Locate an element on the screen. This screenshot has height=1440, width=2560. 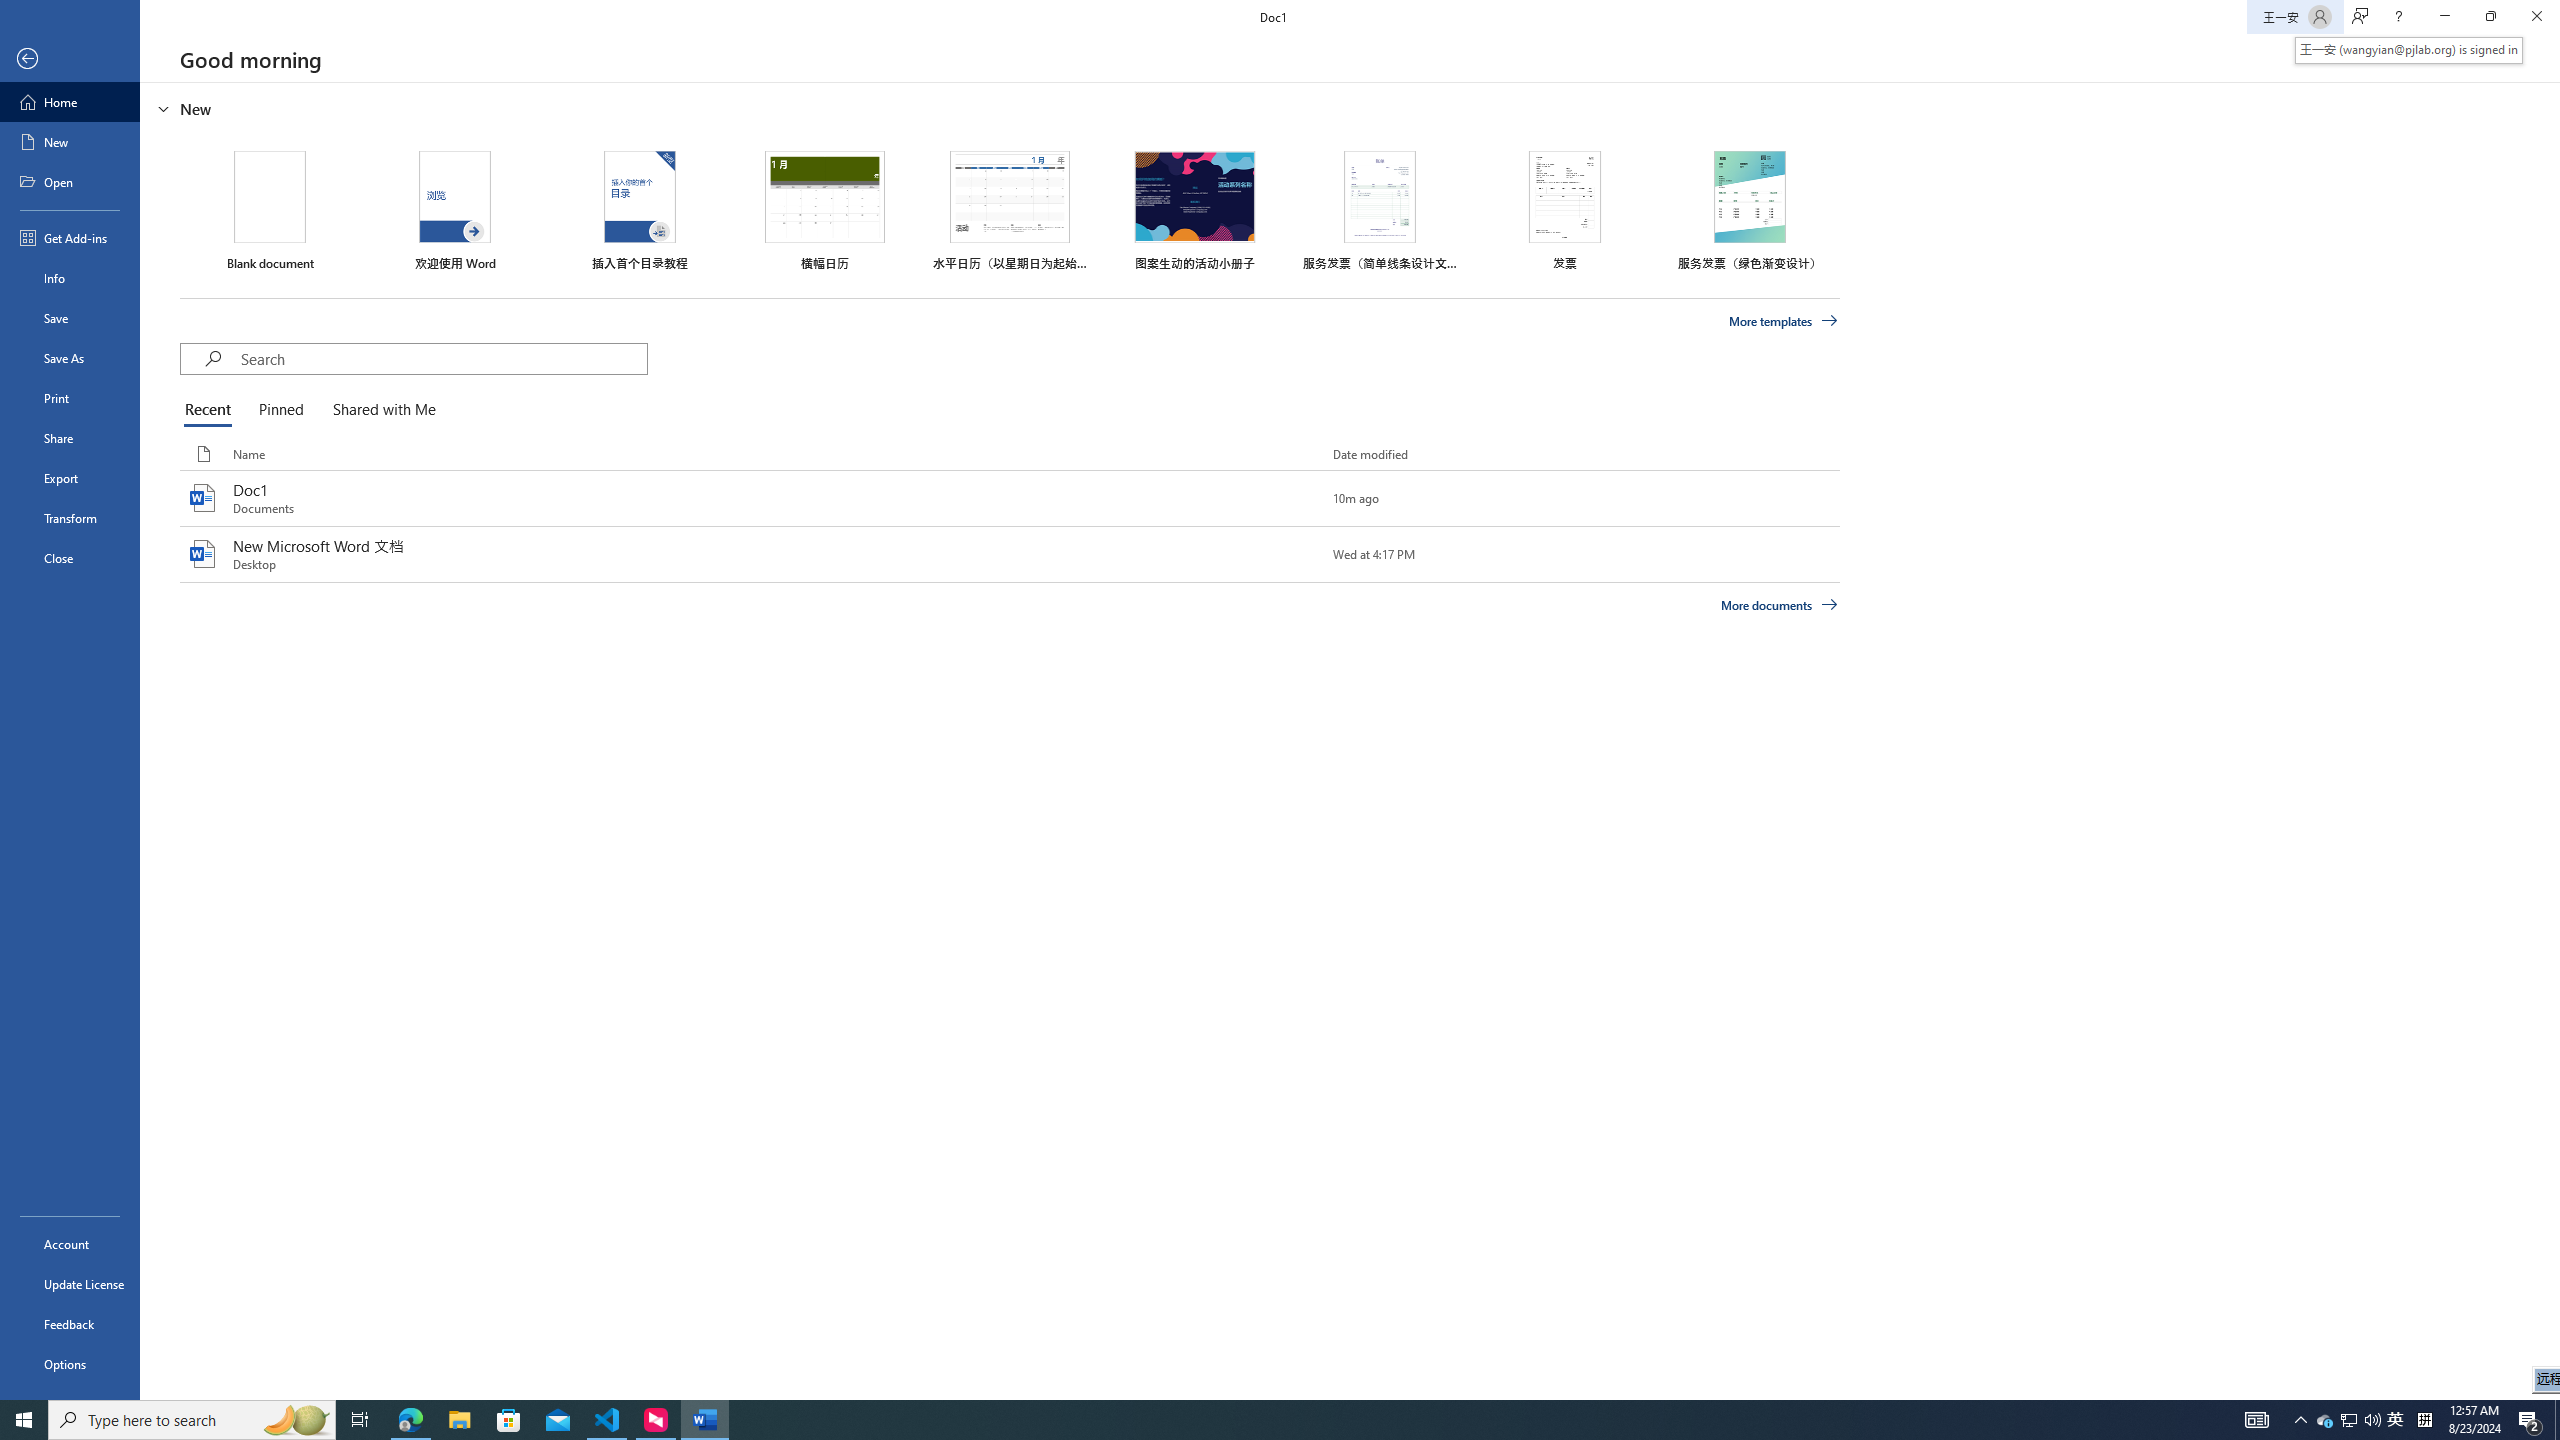
'New' is located at coordinates (69, 141).